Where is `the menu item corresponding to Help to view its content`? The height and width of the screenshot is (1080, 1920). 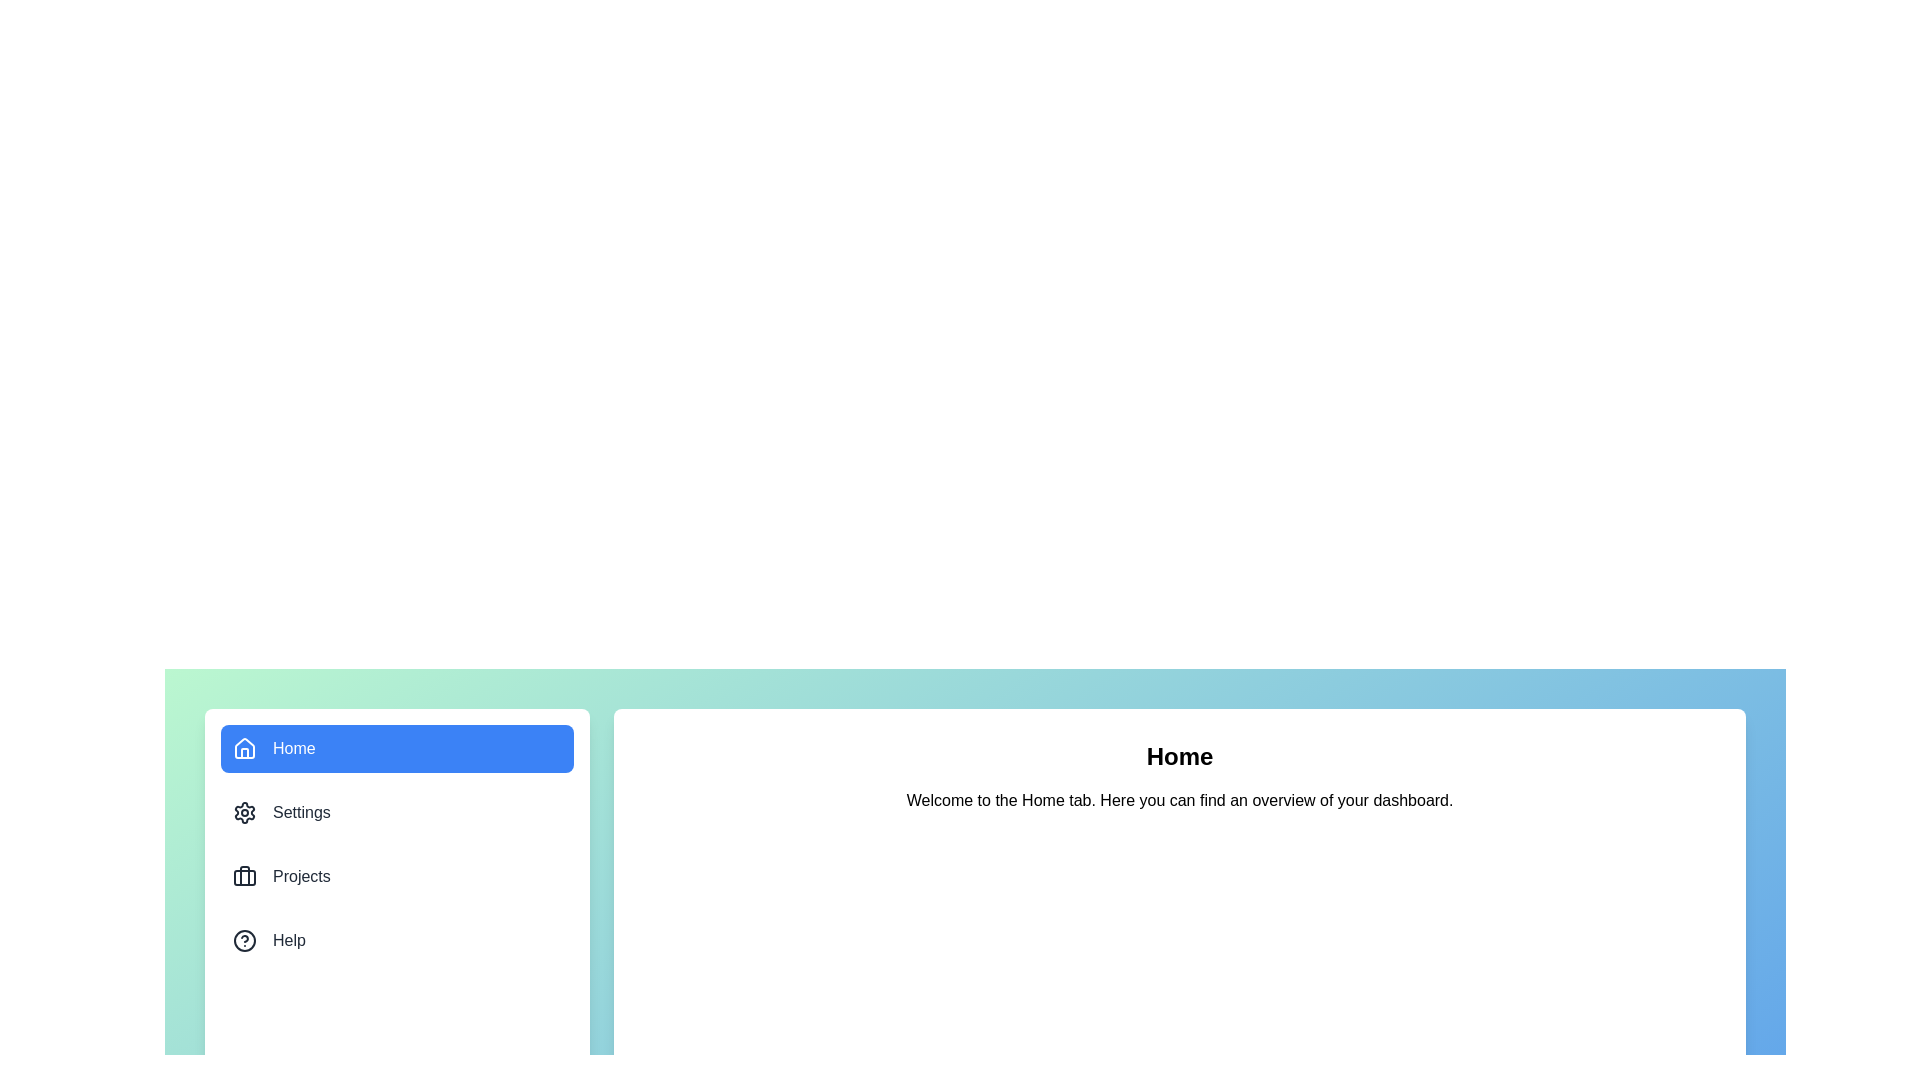 the menu item corresponding to Help to view its content is located at coordinates (397, 941).